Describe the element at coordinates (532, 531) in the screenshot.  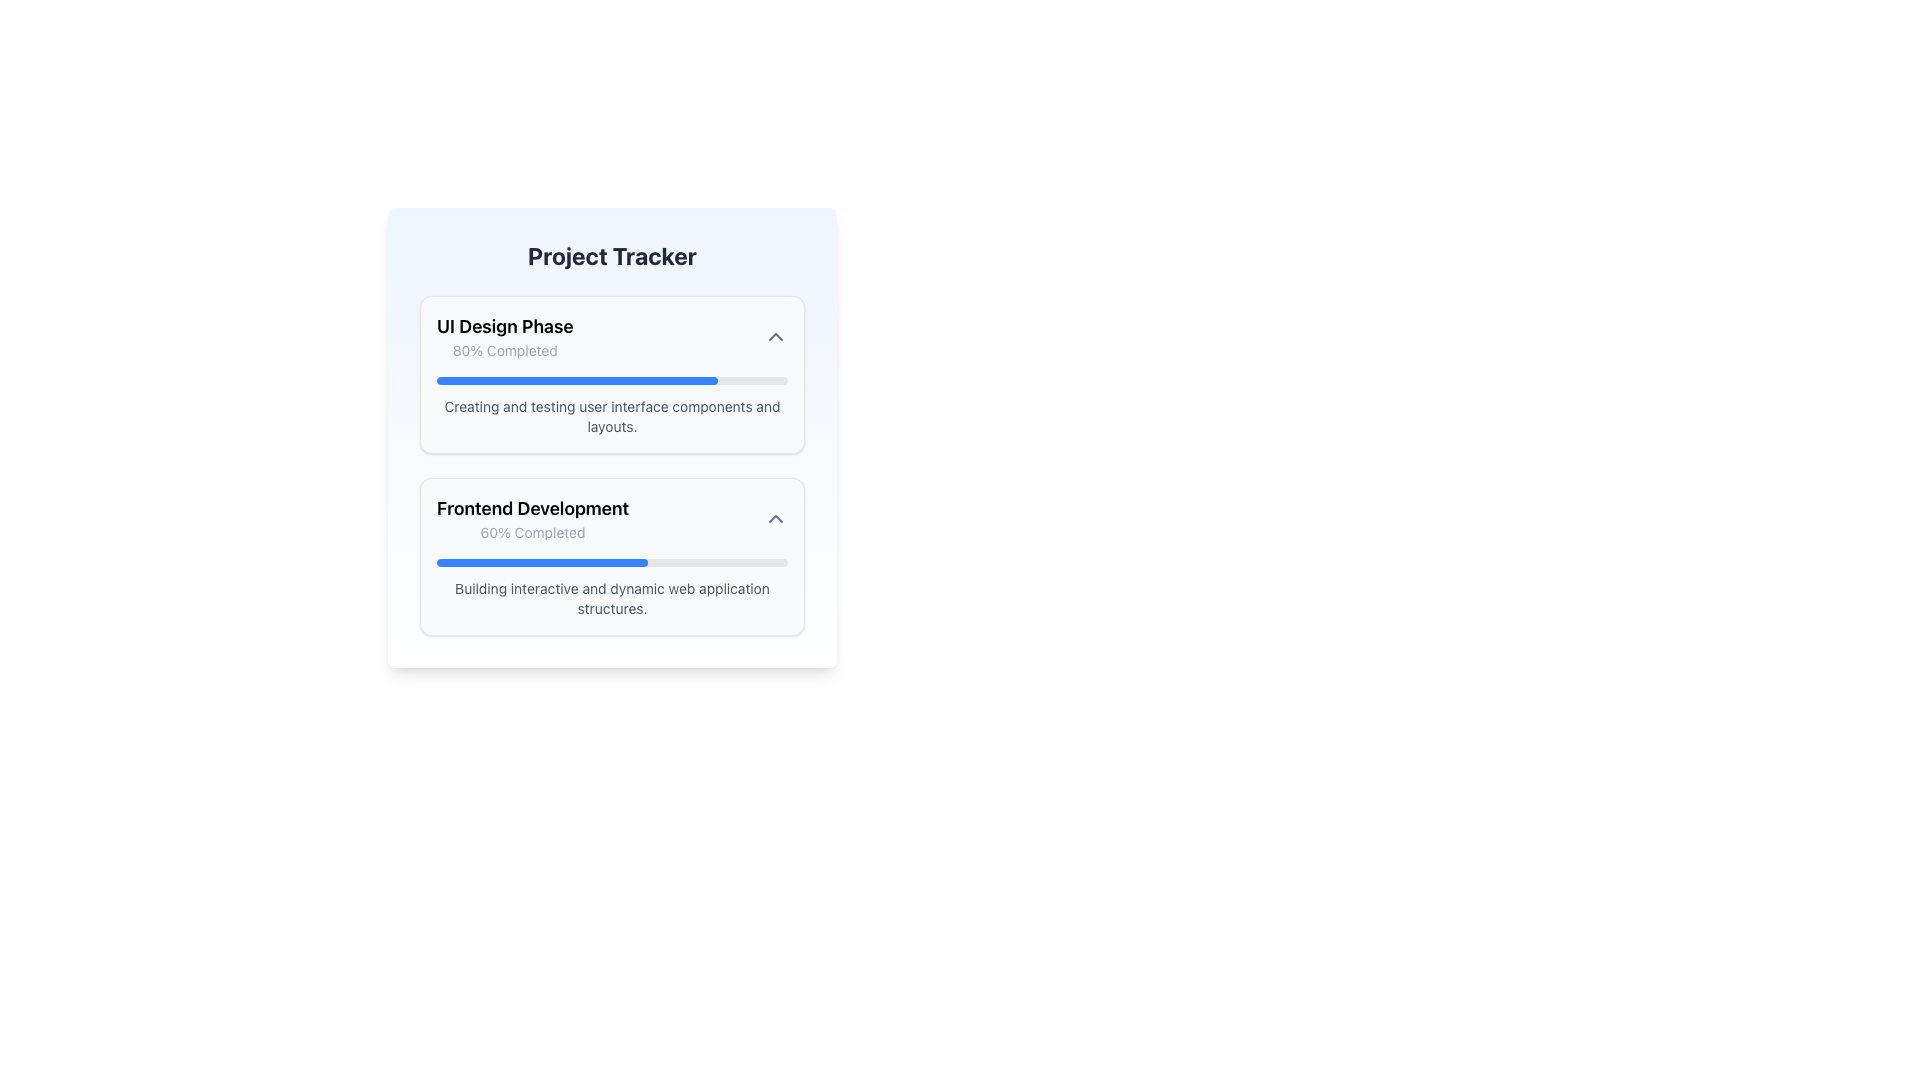
I see `completion percentage from the text label located in the 'Frontend Development' section, which is situated above the horizontal progress bar` at that location.